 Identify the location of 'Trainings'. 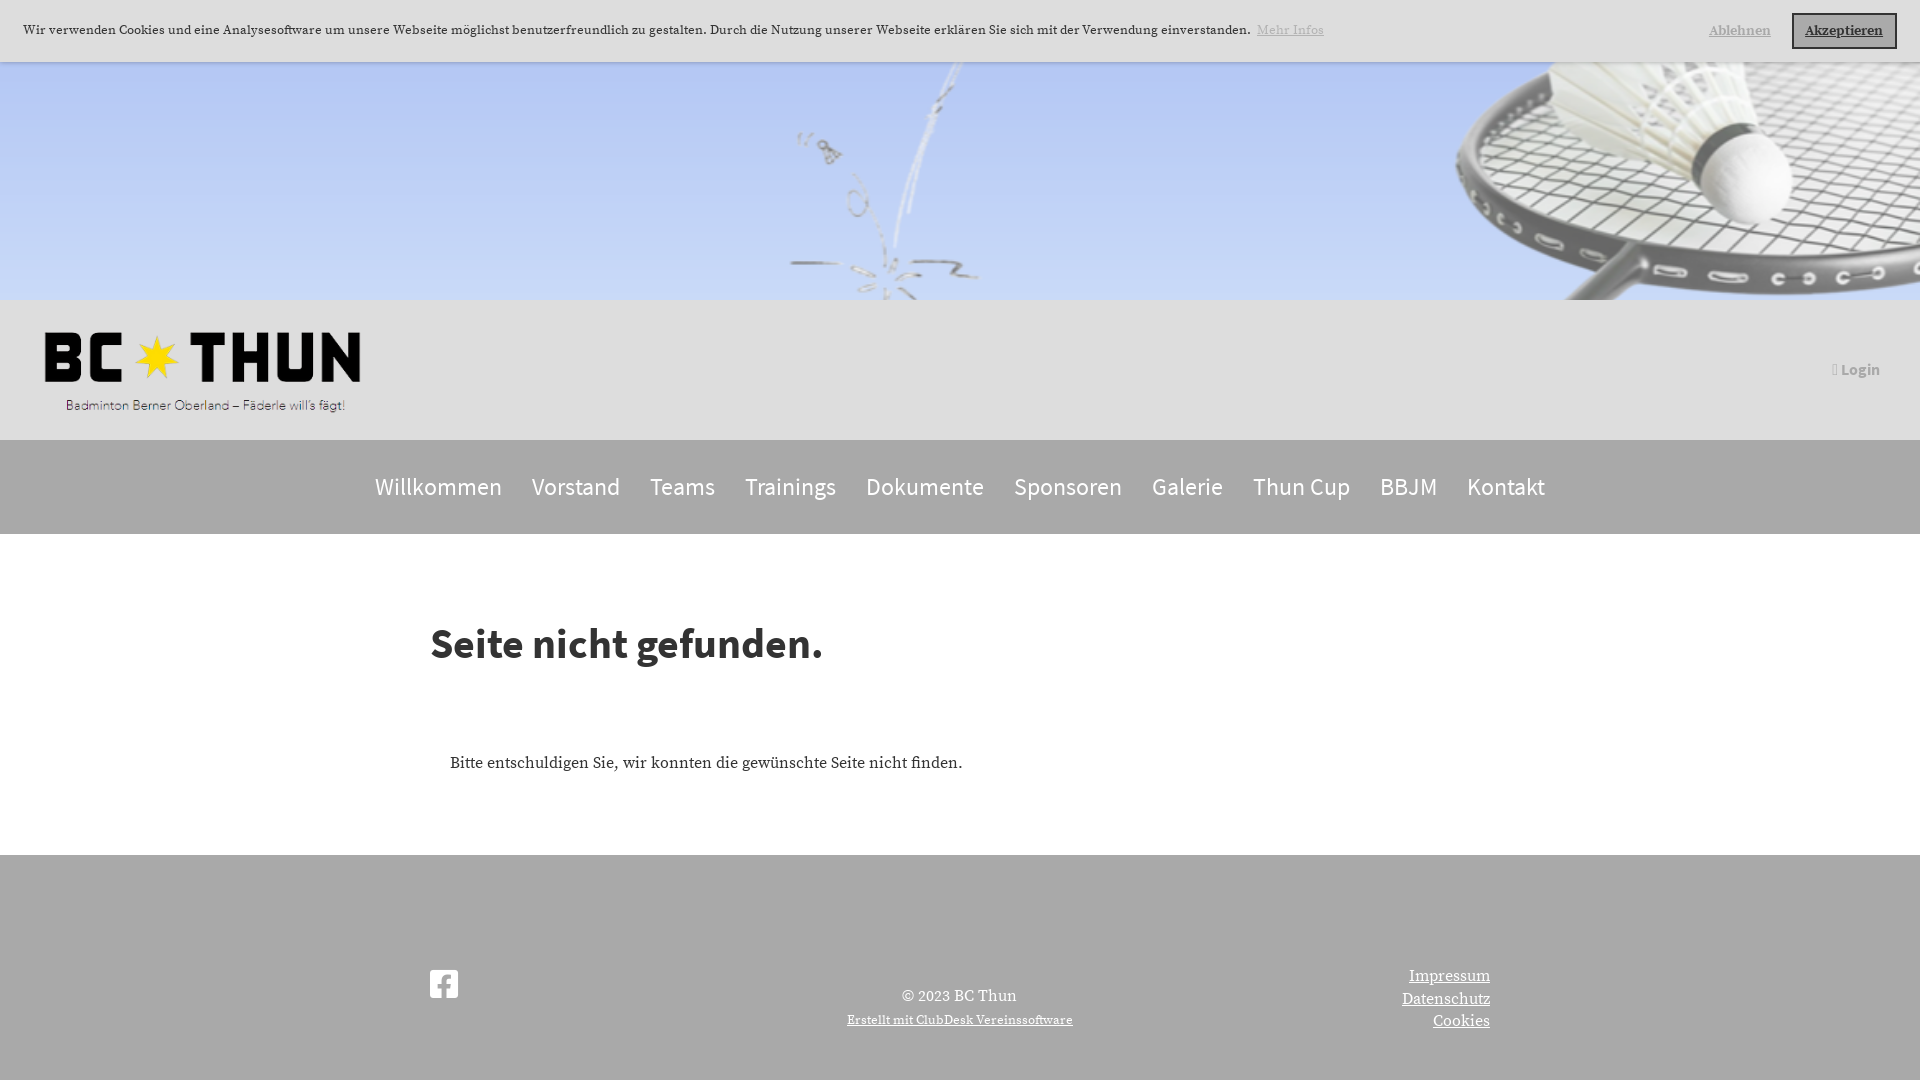
(789, 486).